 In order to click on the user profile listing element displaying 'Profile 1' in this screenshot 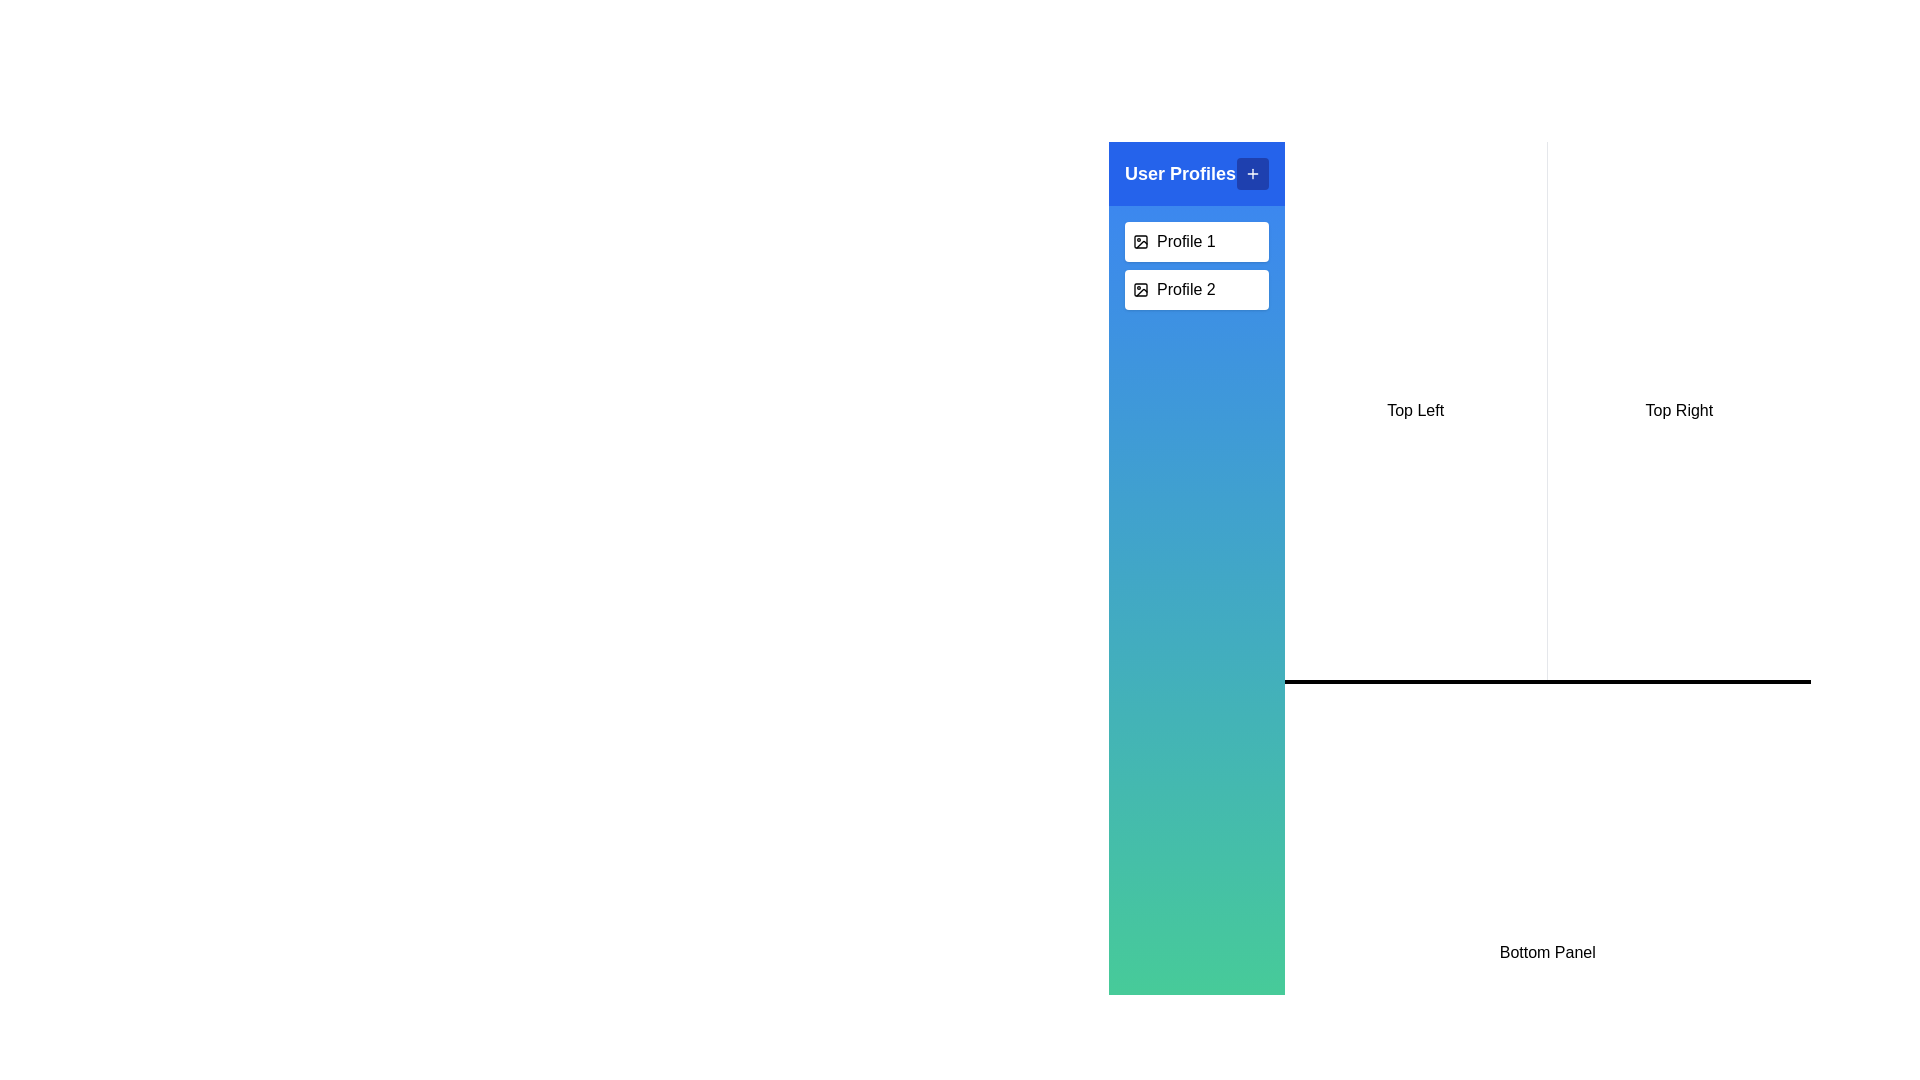, I will do `click(1196, 241)`.